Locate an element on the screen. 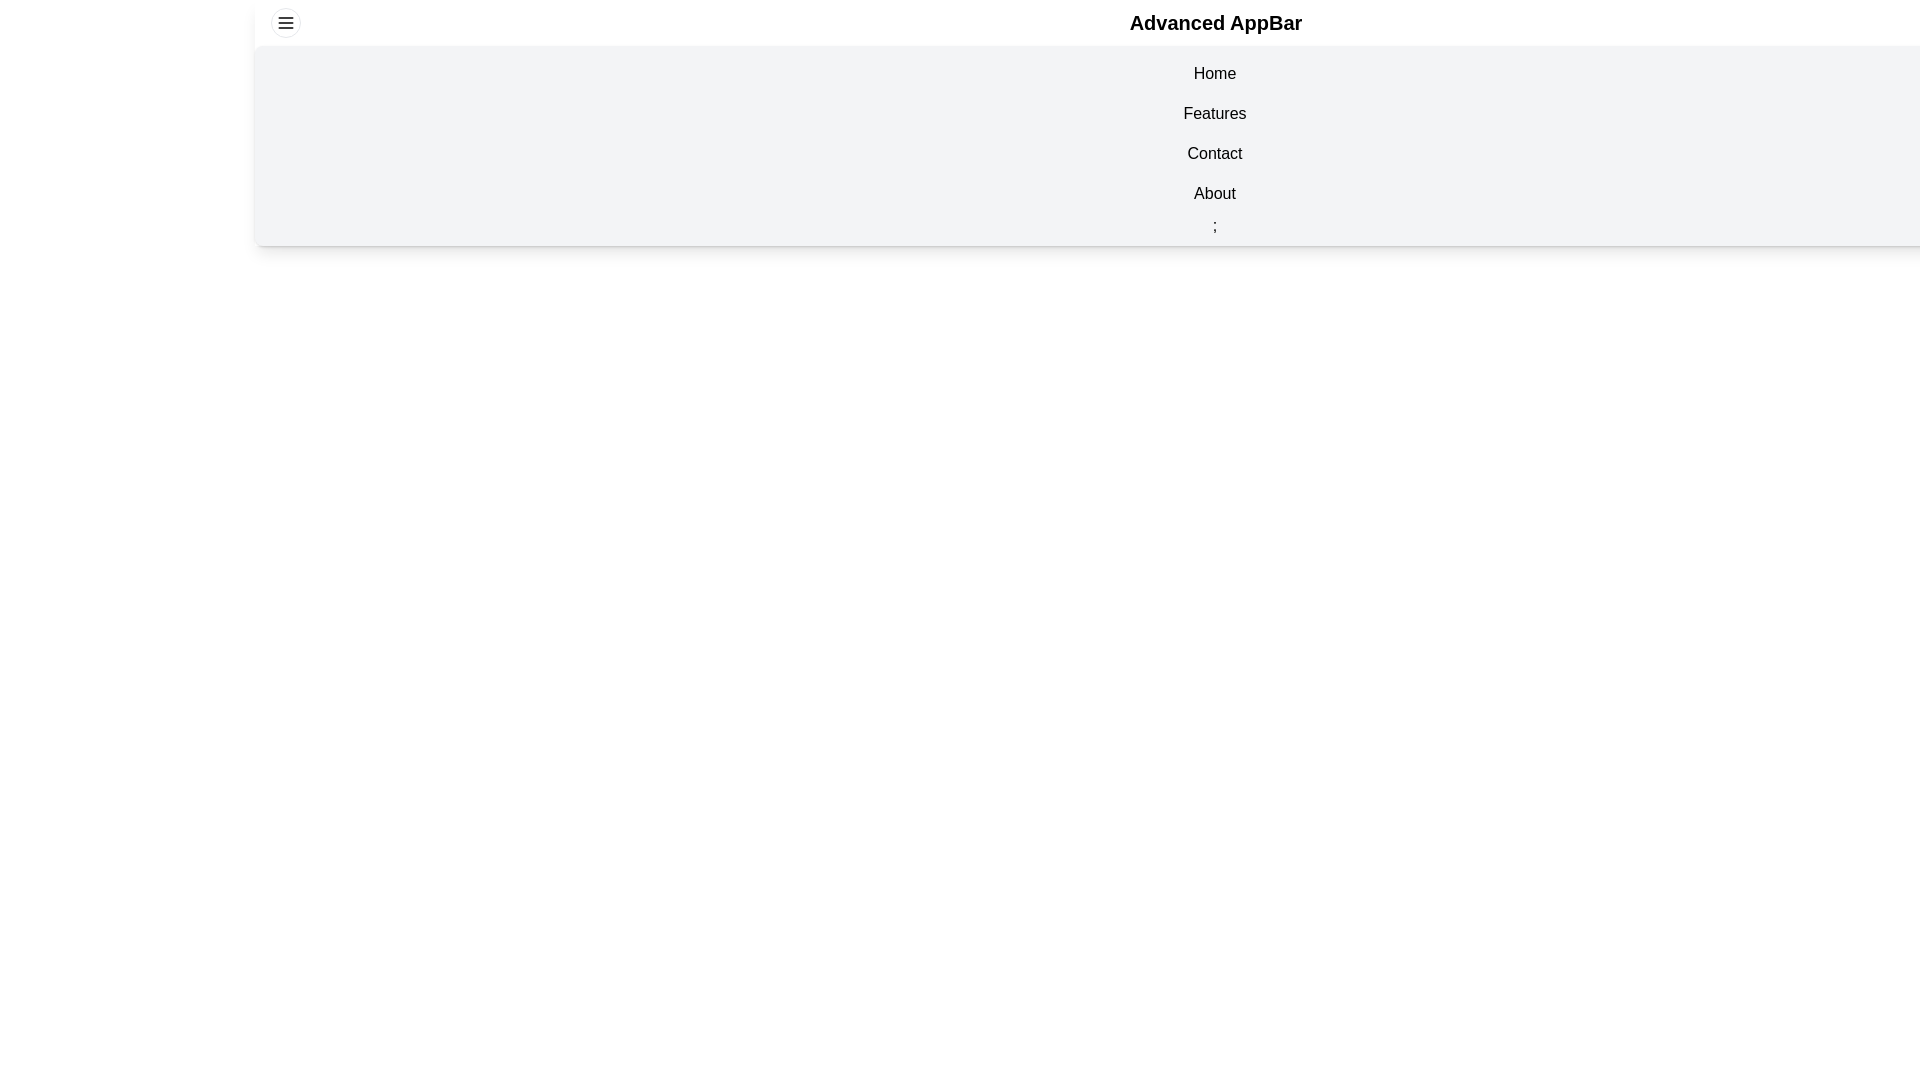 This screenshot has height=1080, width=1920. the navigation item About in the EnhancedAppBar is located at coordinates (1213, 193).